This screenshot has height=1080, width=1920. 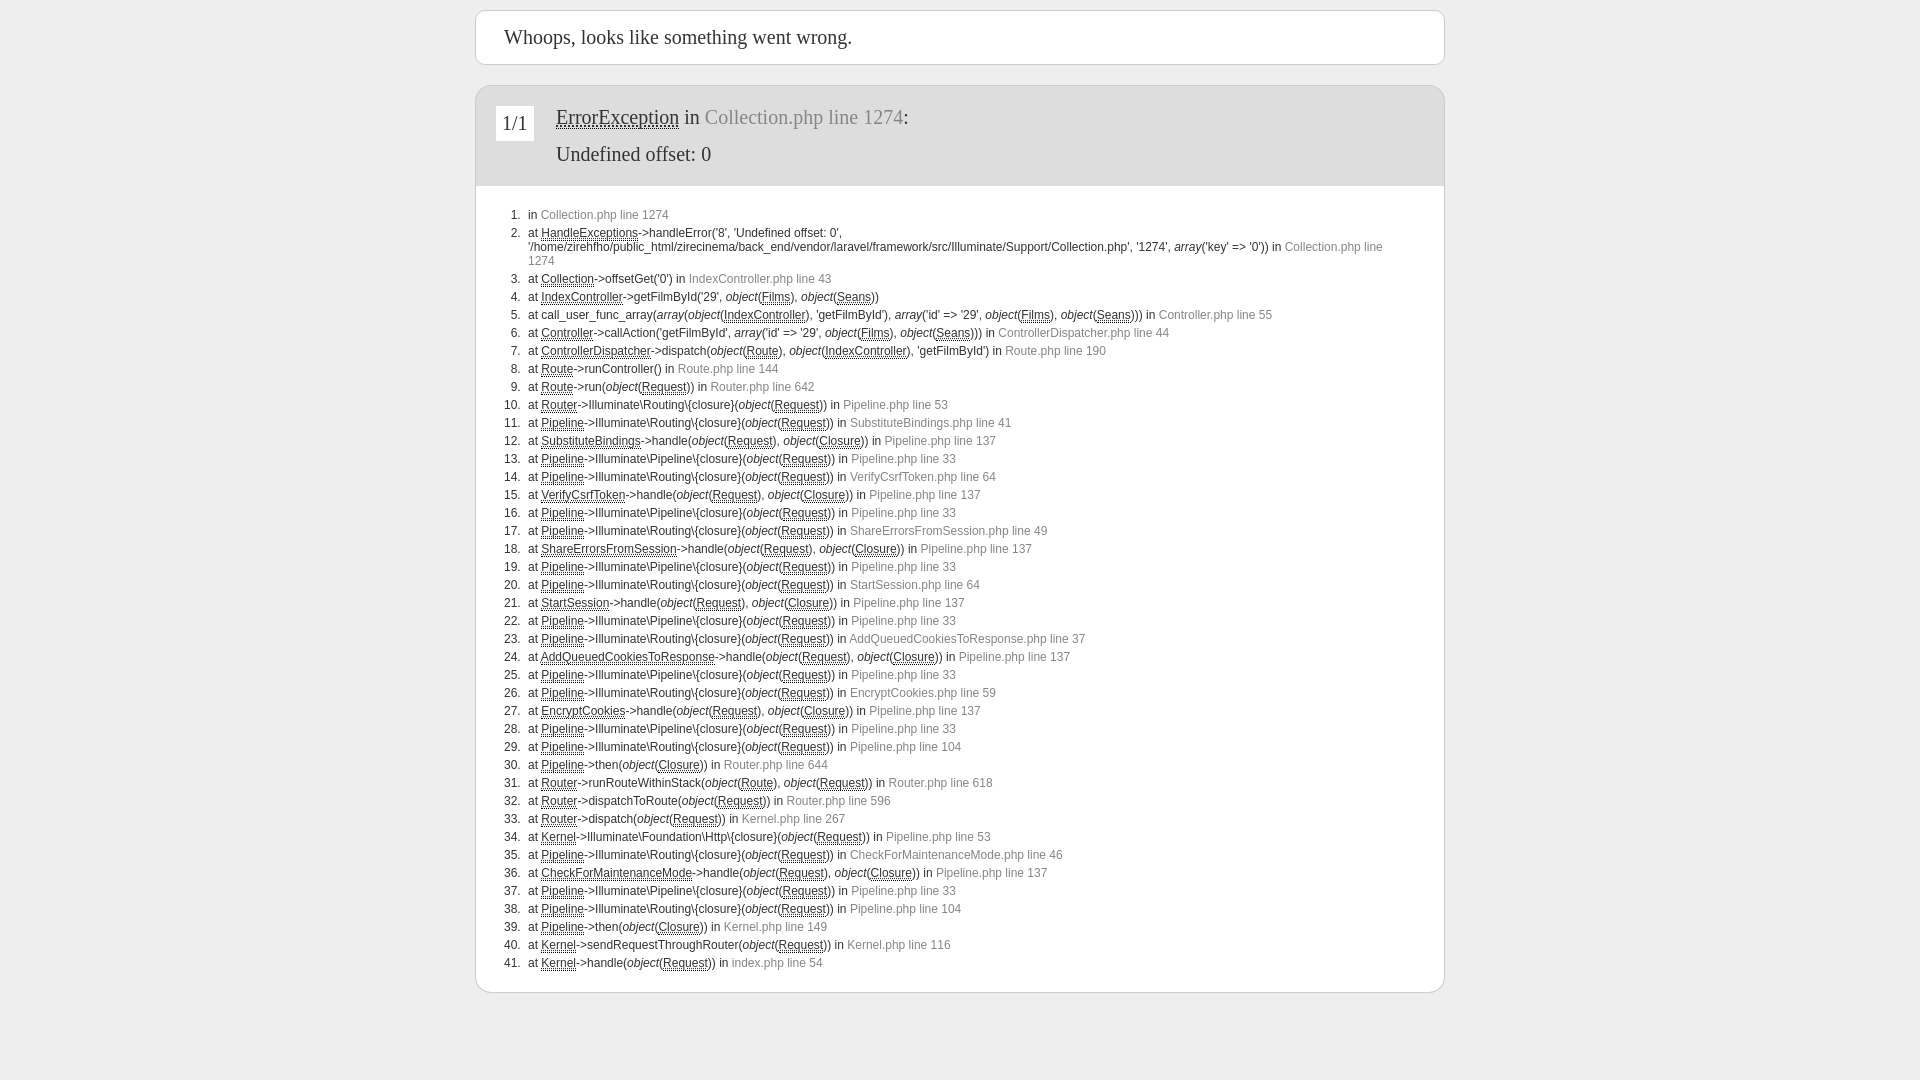 I want to click on 'Controller.php line 55', so click(x=1214, y=315).